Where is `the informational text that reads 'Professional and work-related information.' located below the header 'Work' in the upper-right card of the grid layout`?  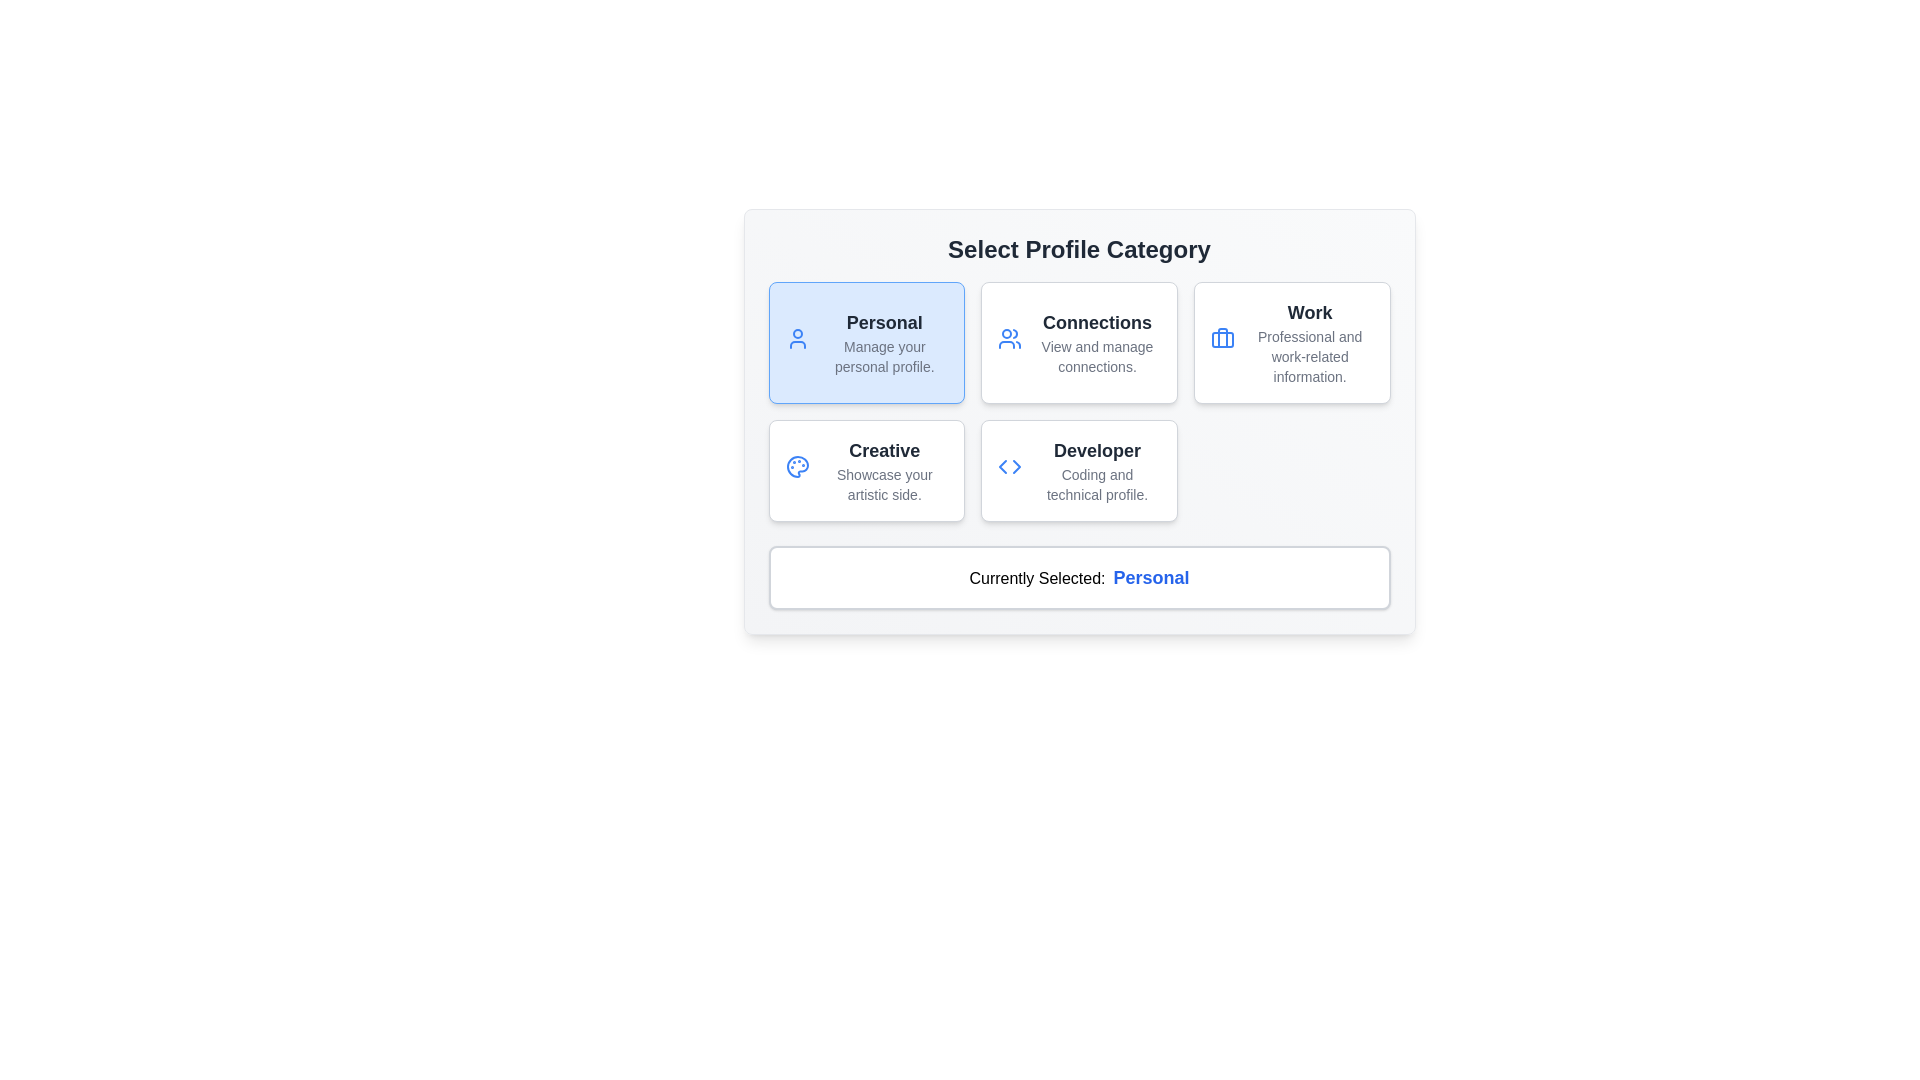
the informational text that reads 'Professional and work-related information.' located below the header 'Work' in the upper-right card of the grid layout is located at coordinates (1310, 356).